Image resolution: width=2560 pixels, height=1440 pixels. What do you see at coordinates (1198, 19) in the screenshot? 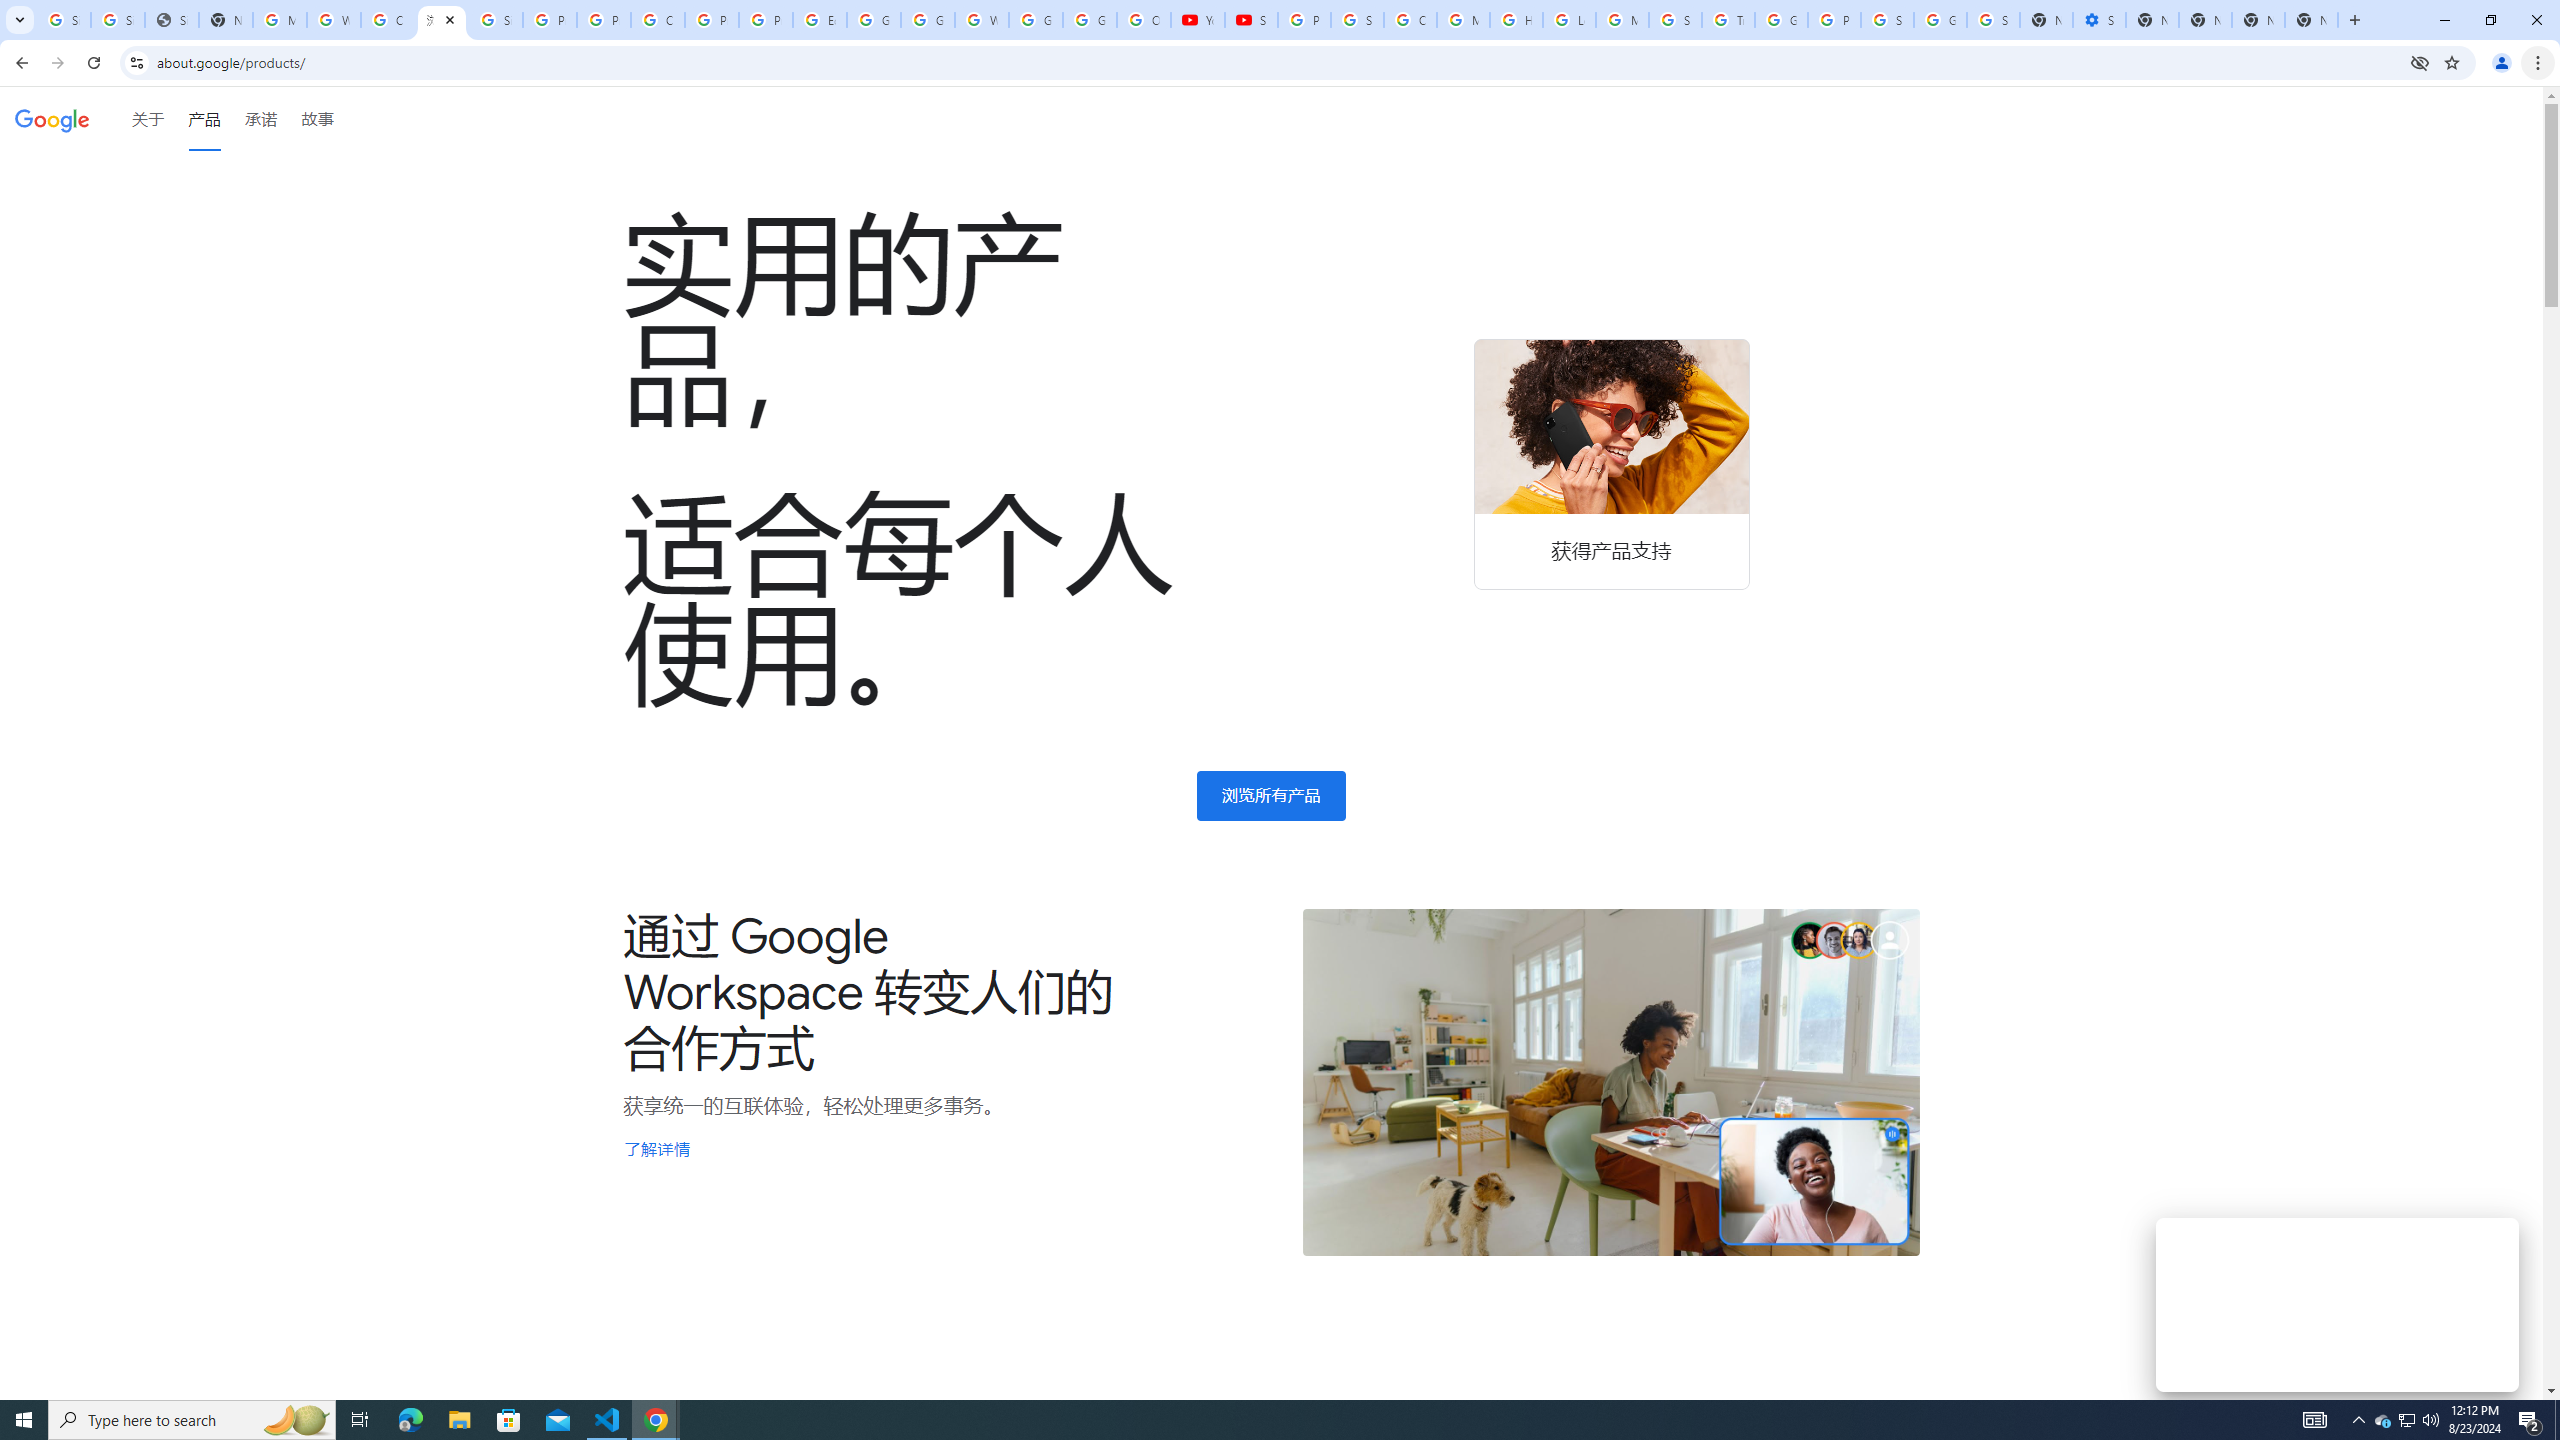
I see `'YouTube'` at bounding box center [1198, 19].